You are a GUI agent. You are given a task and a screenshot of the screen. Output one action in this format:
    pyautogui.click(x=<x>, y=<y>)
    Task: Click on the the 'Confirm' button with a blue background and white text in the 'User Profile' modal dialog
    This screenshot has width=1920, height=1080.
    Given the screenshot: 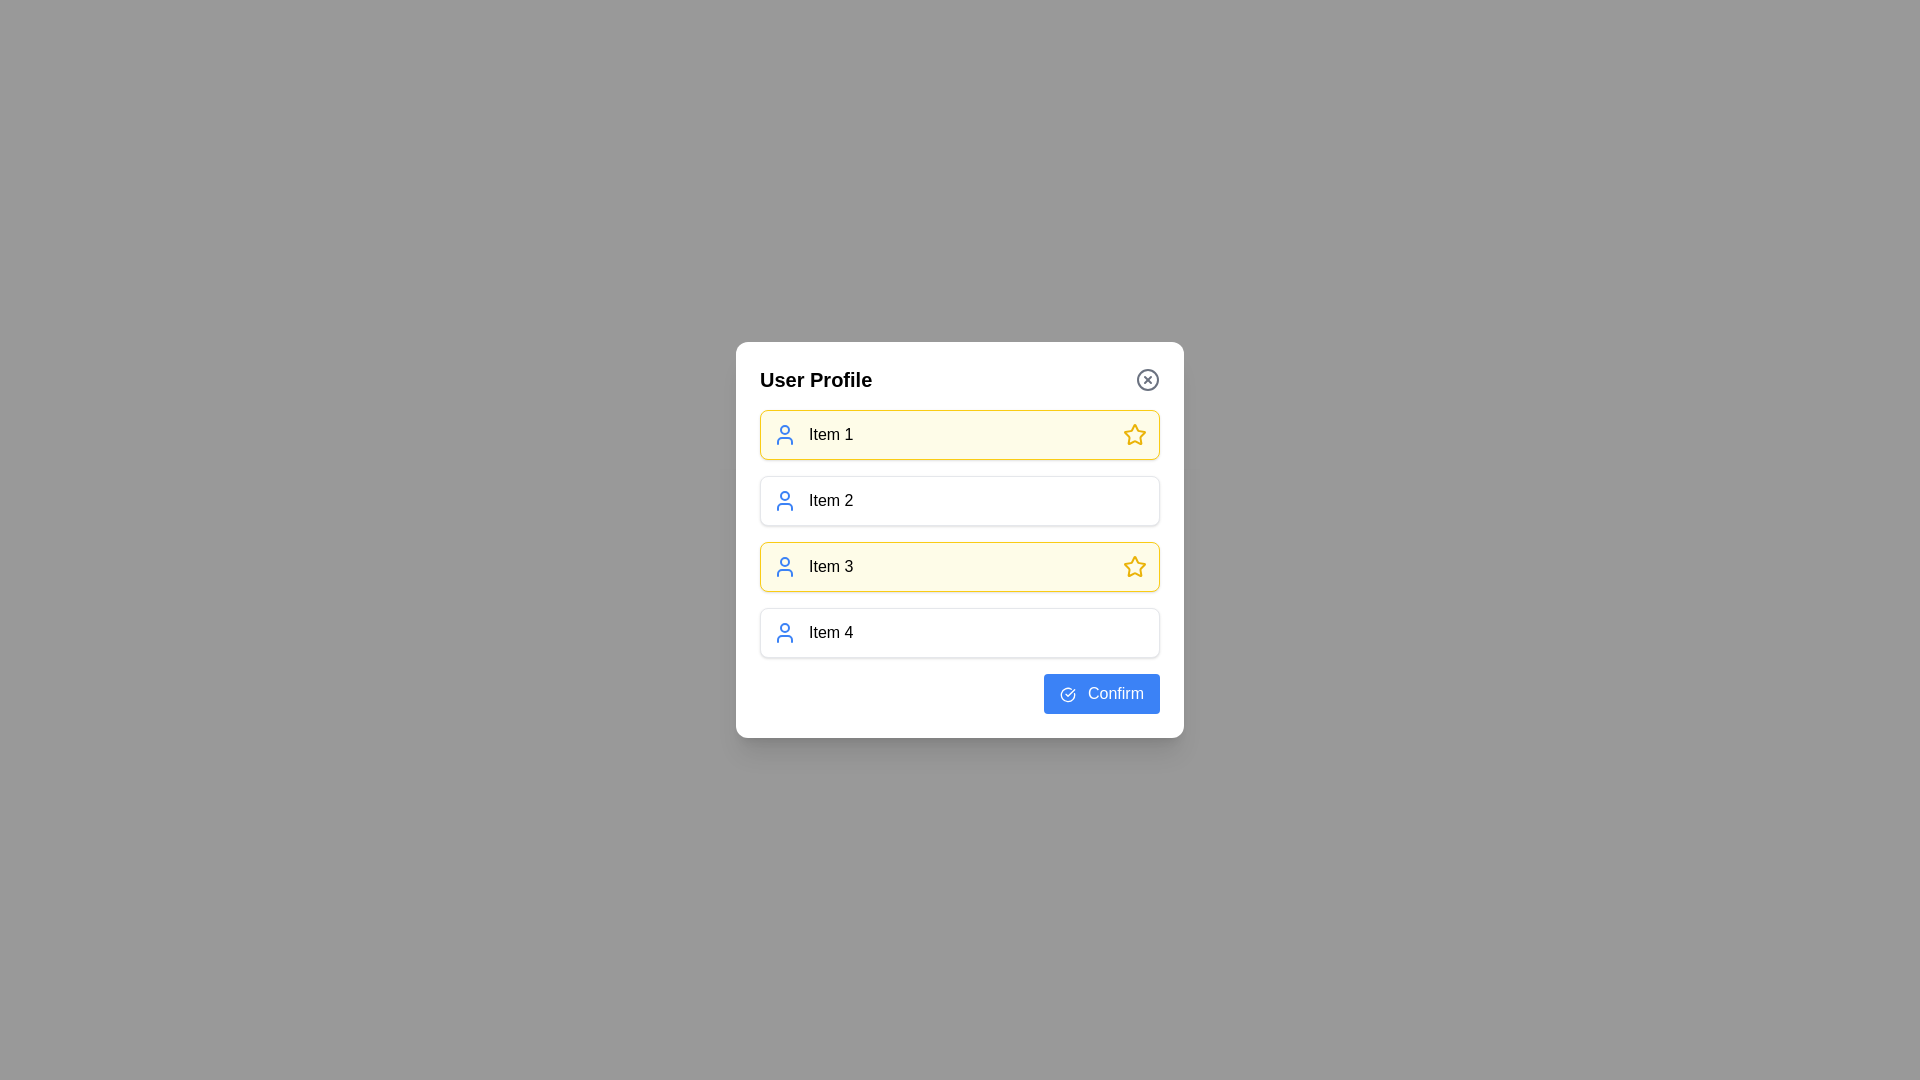 What is the action you would take?
    pyautogui.click(x=1100, y=693)
    